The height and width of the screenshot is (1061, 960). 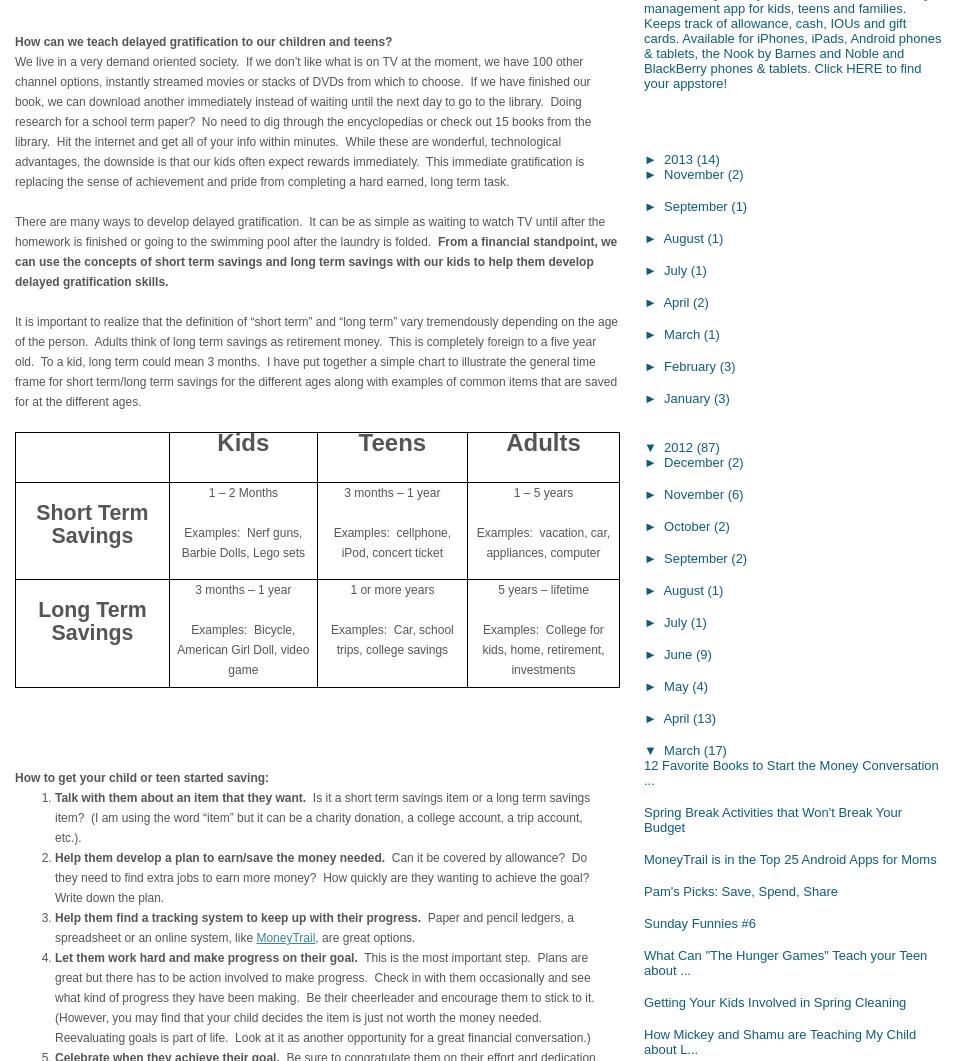 I want to click on '(17)', so click(x=714, y=749).